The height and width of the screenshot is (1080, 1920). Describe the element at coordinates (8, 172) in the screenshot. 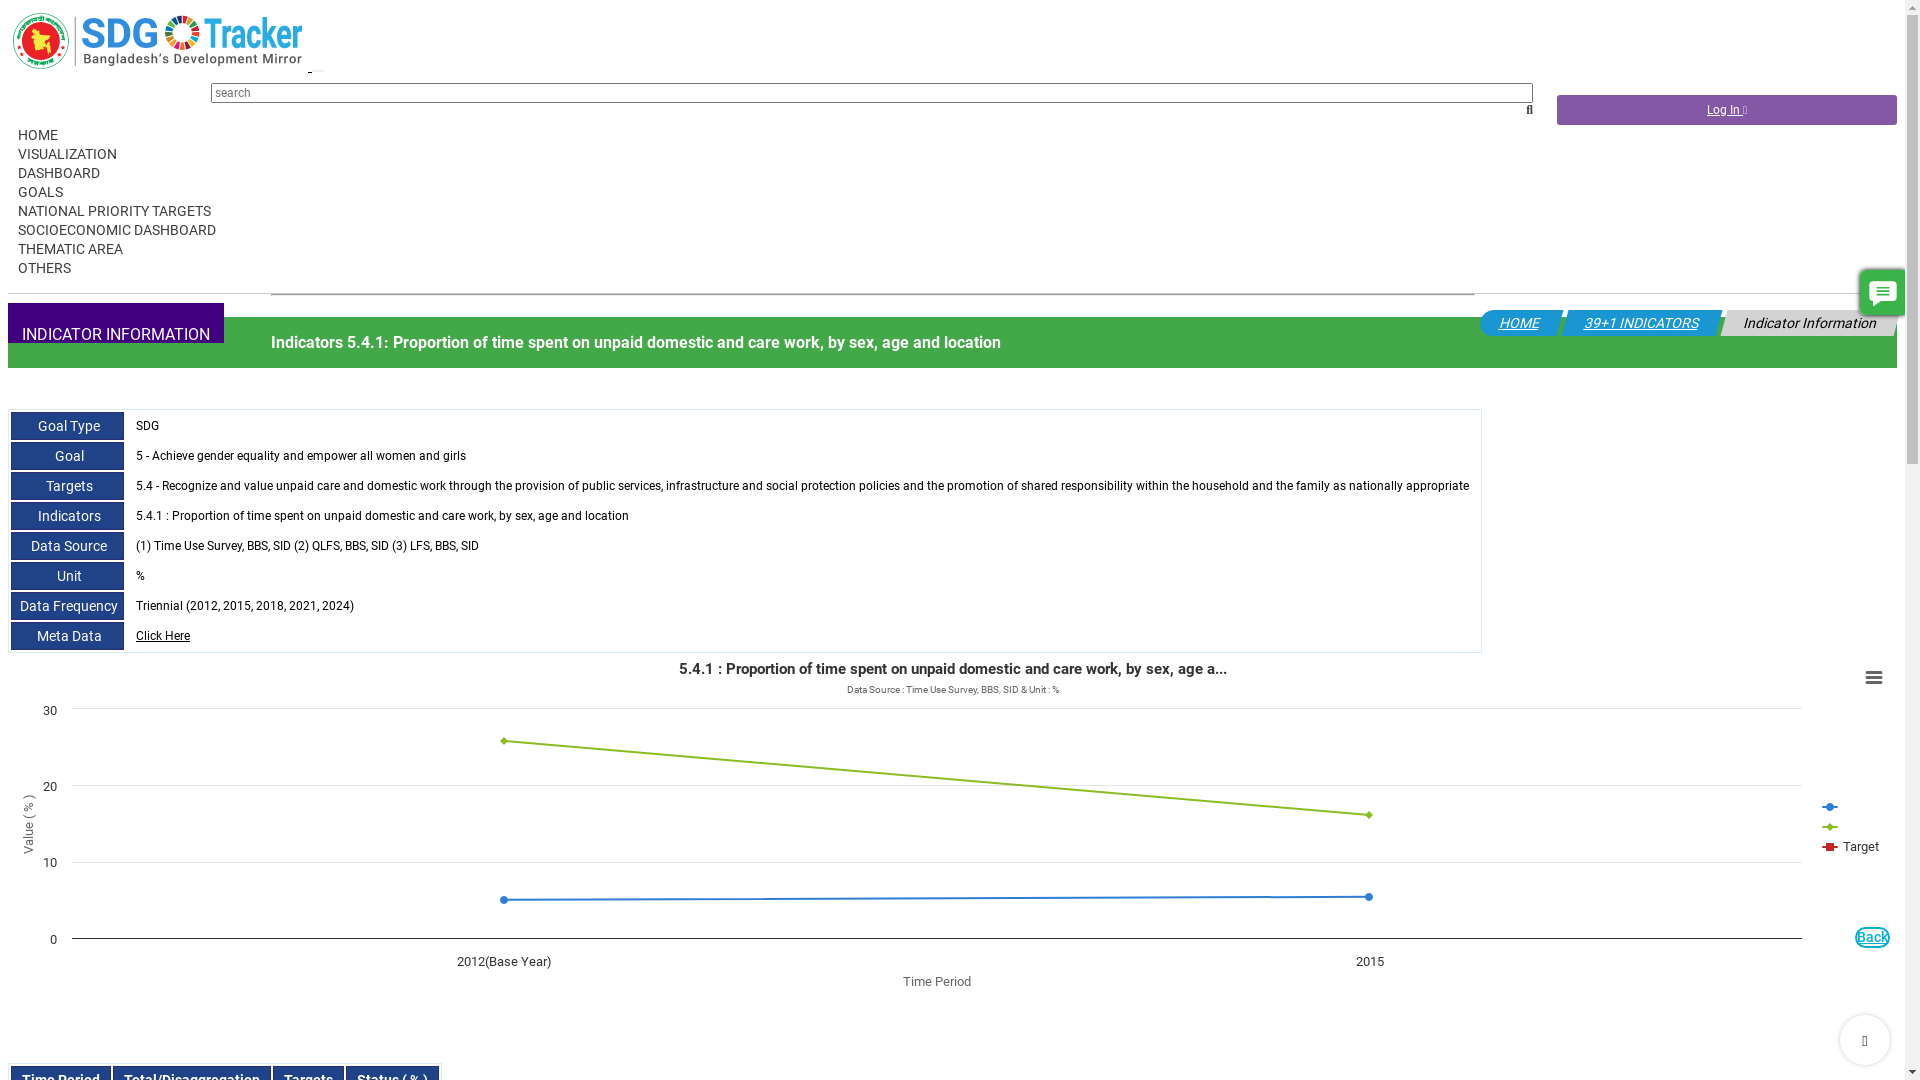

I see `'DASHBOARD'` at that location.